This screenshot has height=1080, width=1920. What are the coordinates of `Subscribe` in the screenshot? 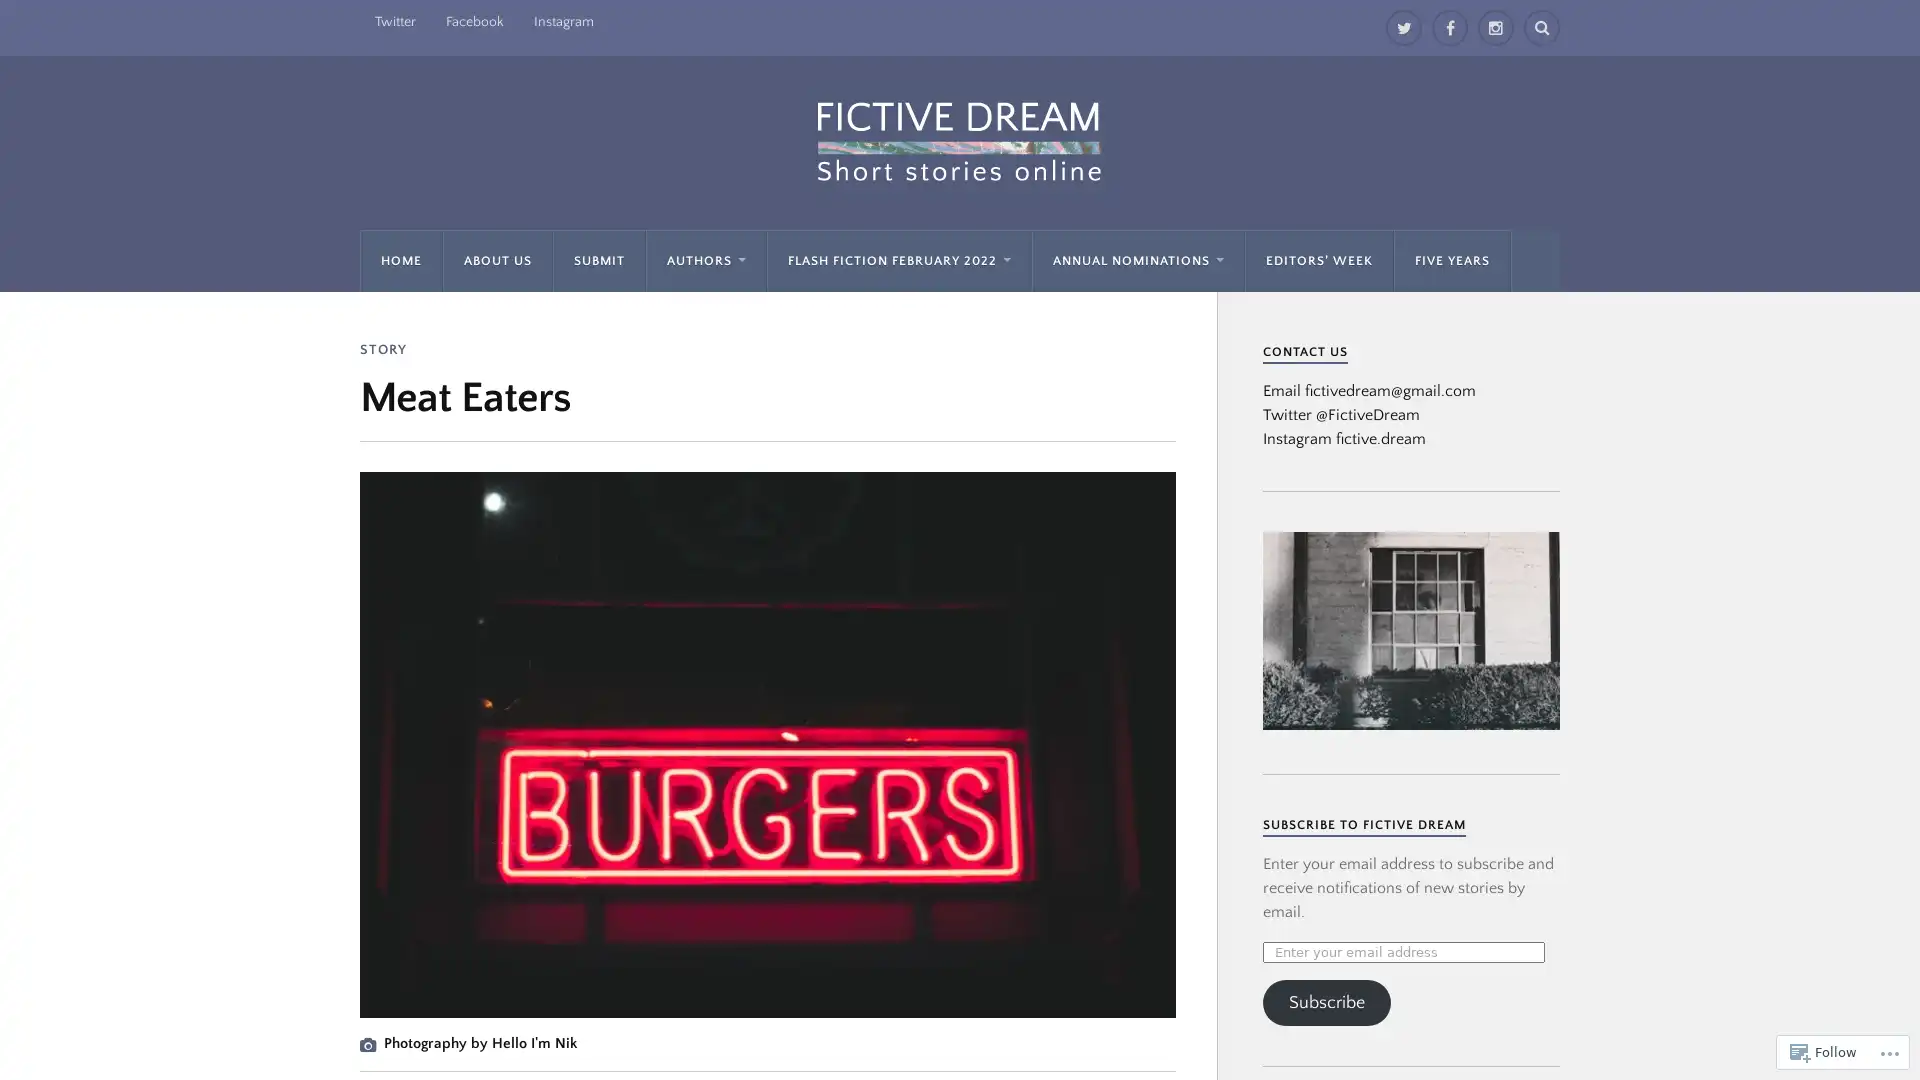 It's located at (1326, 1002).